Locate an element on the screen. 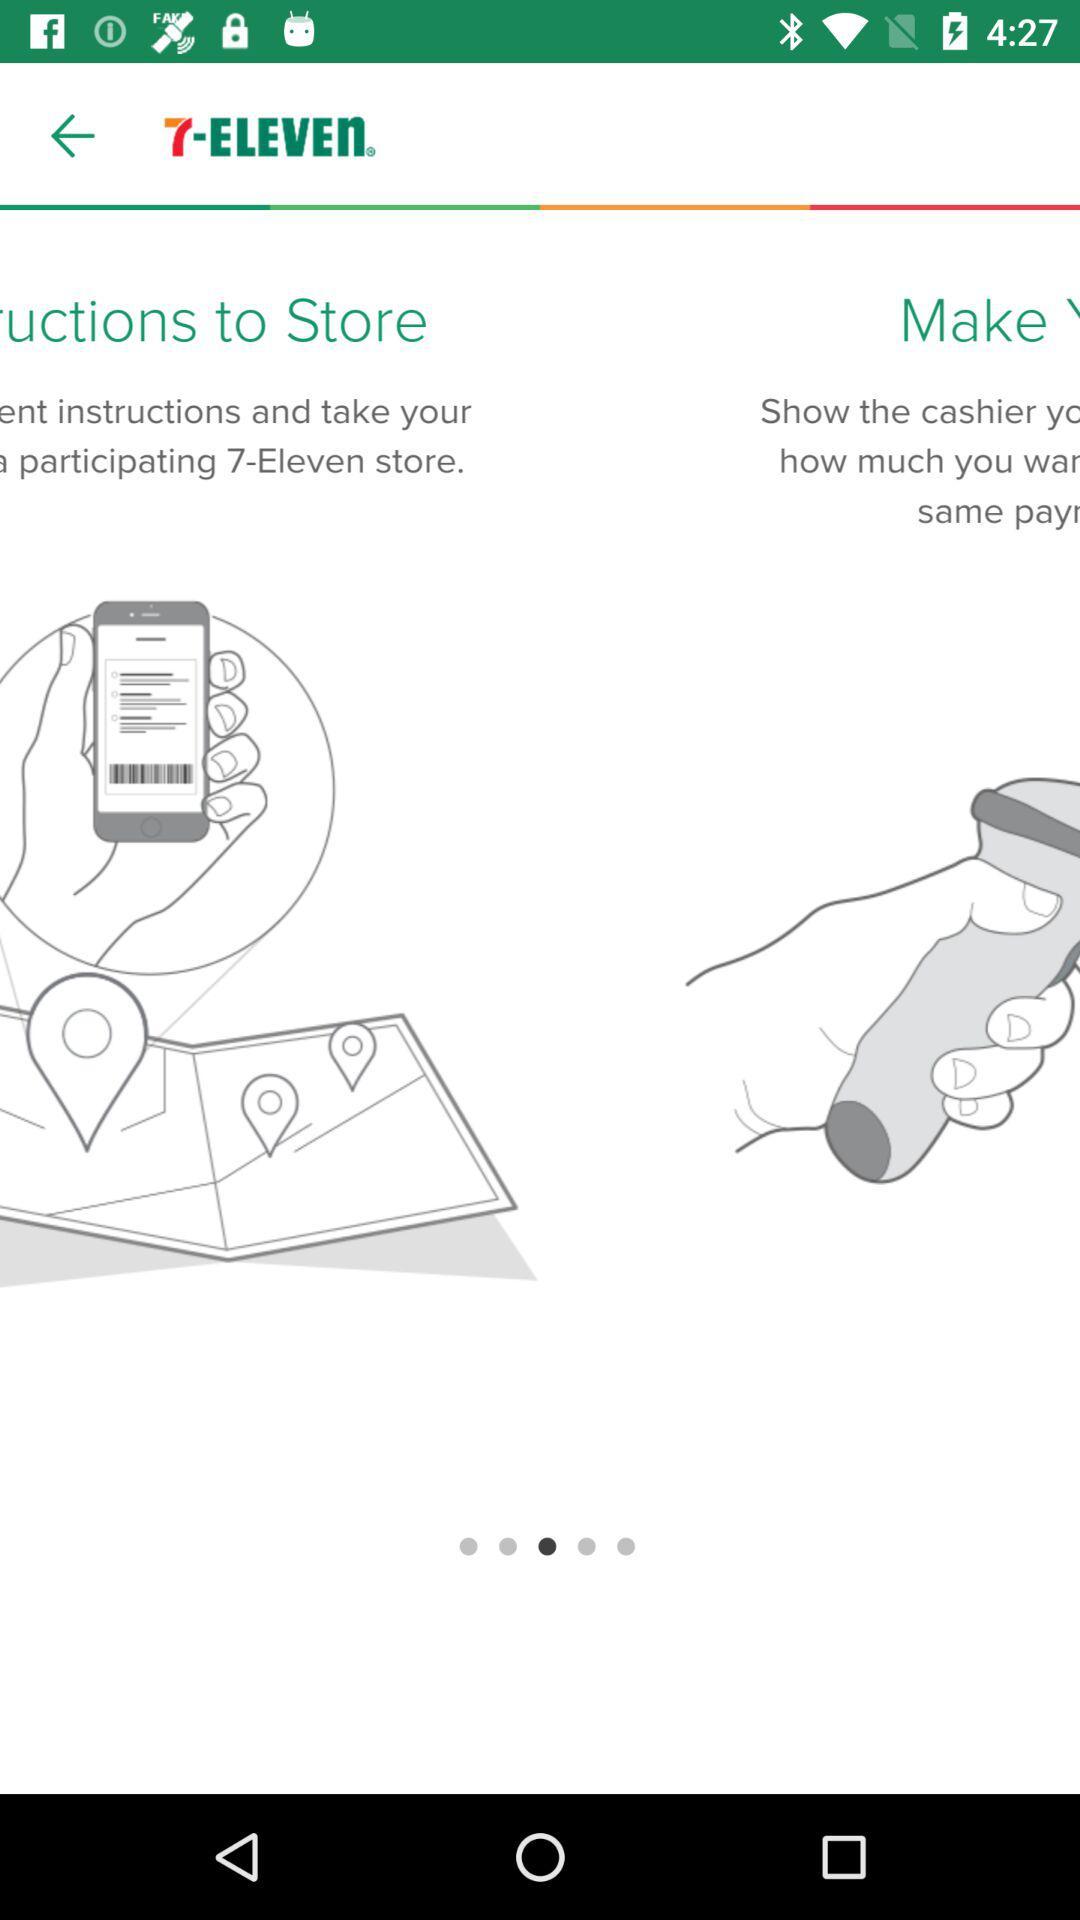  7-elevein page is located at coordinates (540, 1002).